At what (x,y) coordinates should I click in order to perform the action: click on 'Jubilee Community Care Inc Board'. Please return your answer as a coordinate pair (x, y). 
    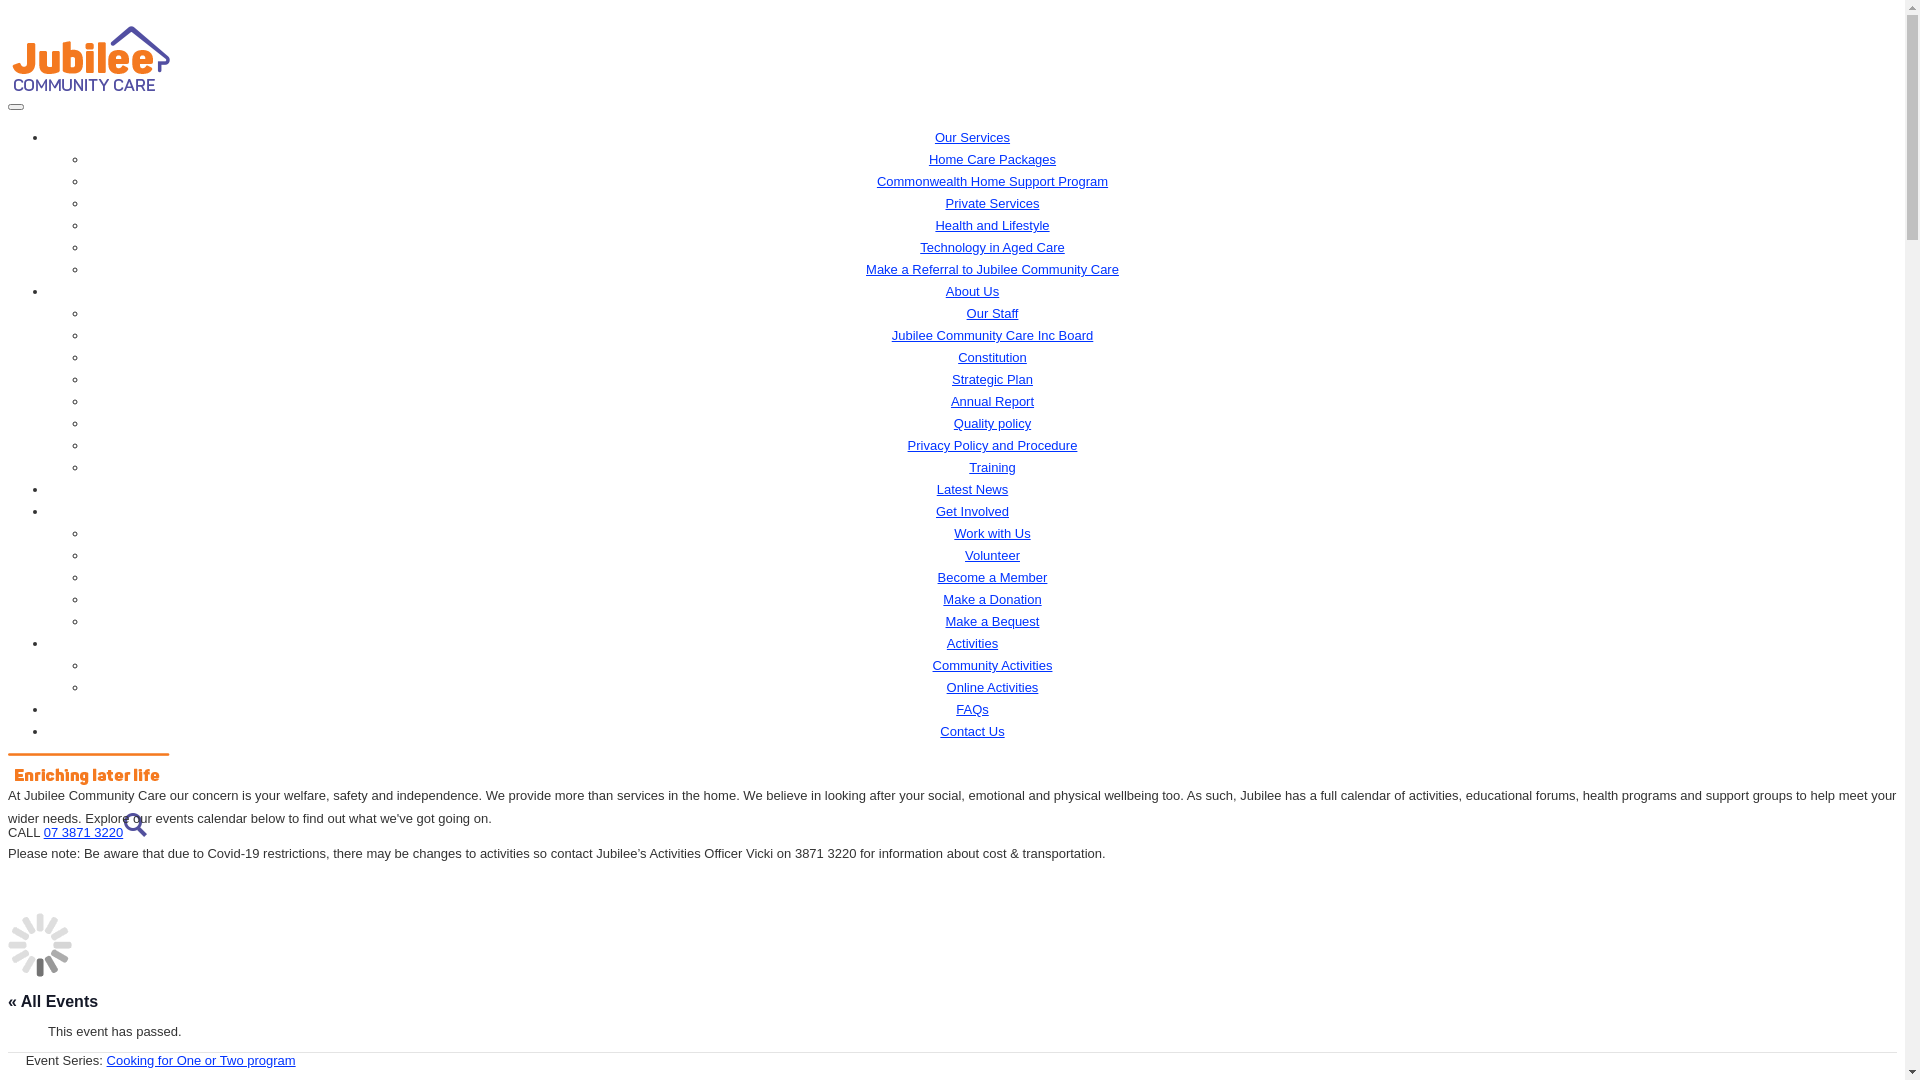
    Looking at the image, I should click on (885, 334).